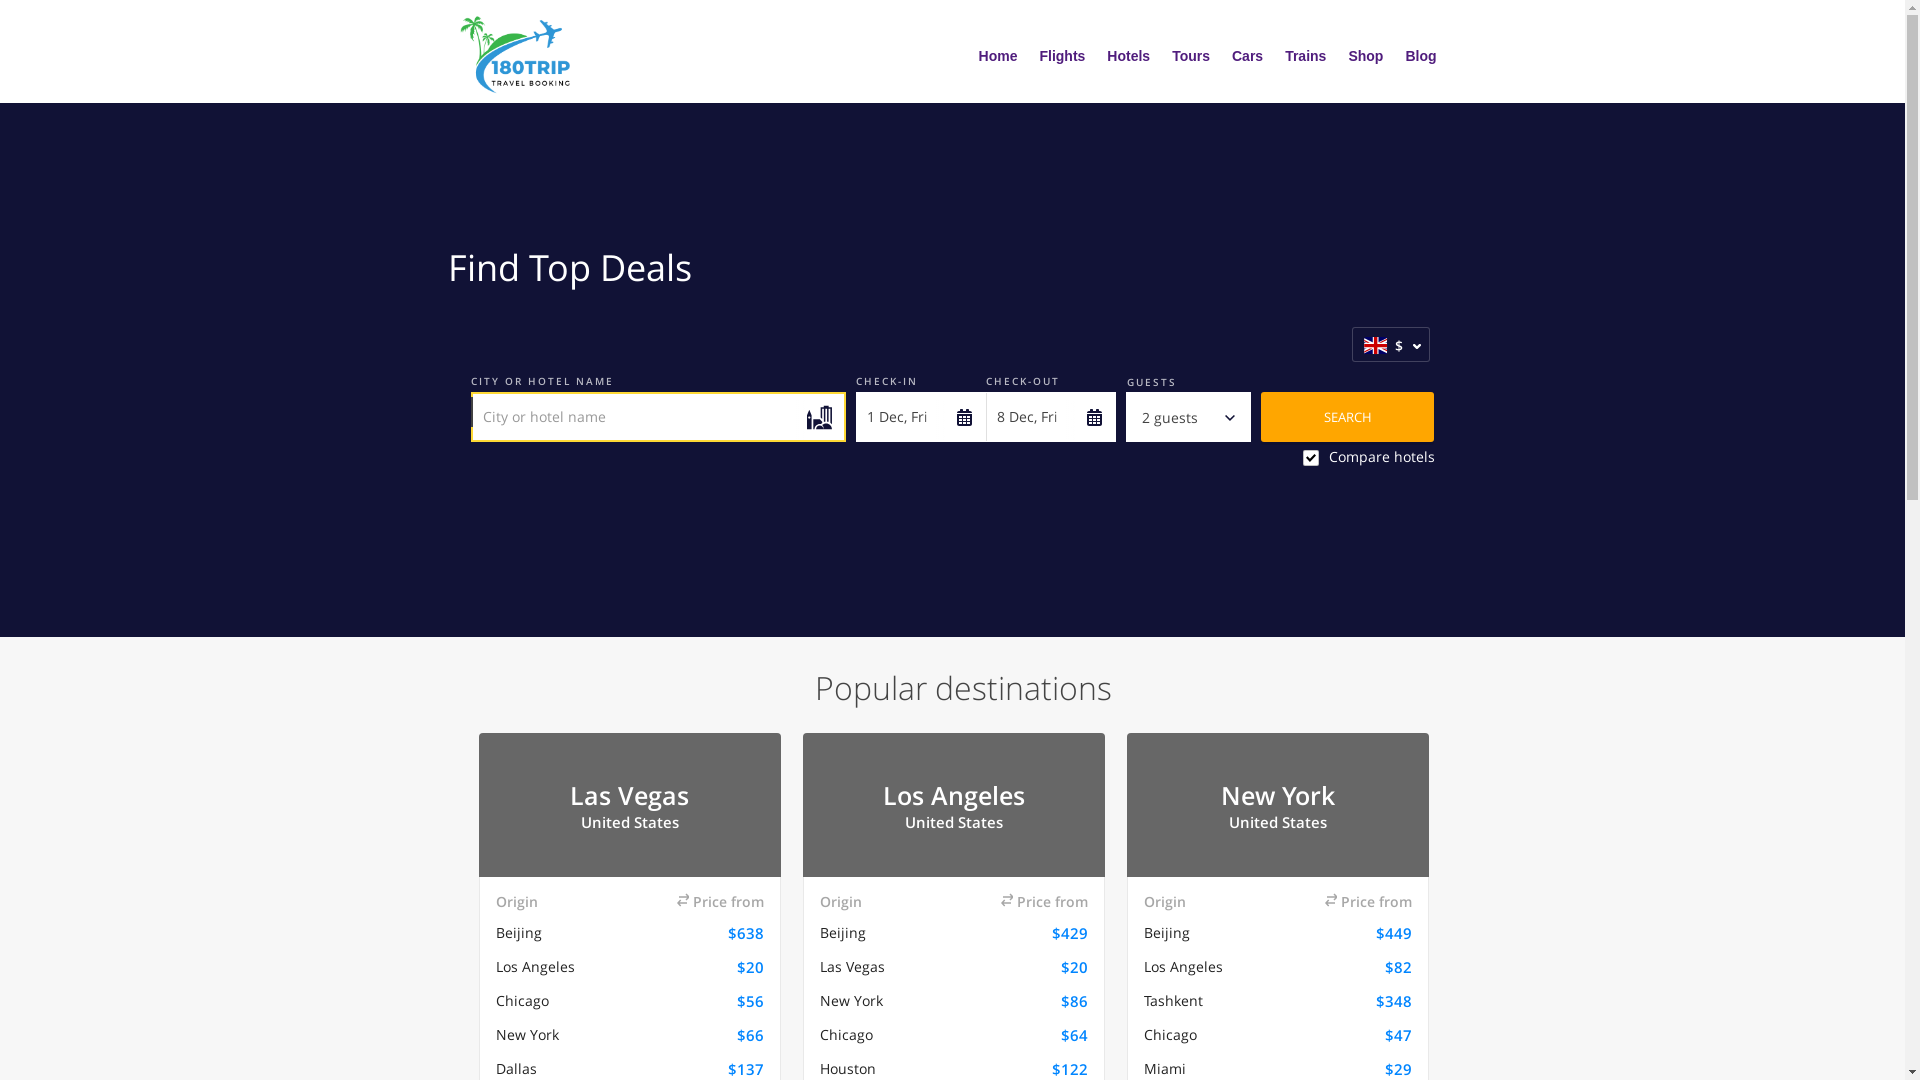 The height and width of the screenshot is (1080, 1920). I want to click on 'Flights', so click(1060, 56).